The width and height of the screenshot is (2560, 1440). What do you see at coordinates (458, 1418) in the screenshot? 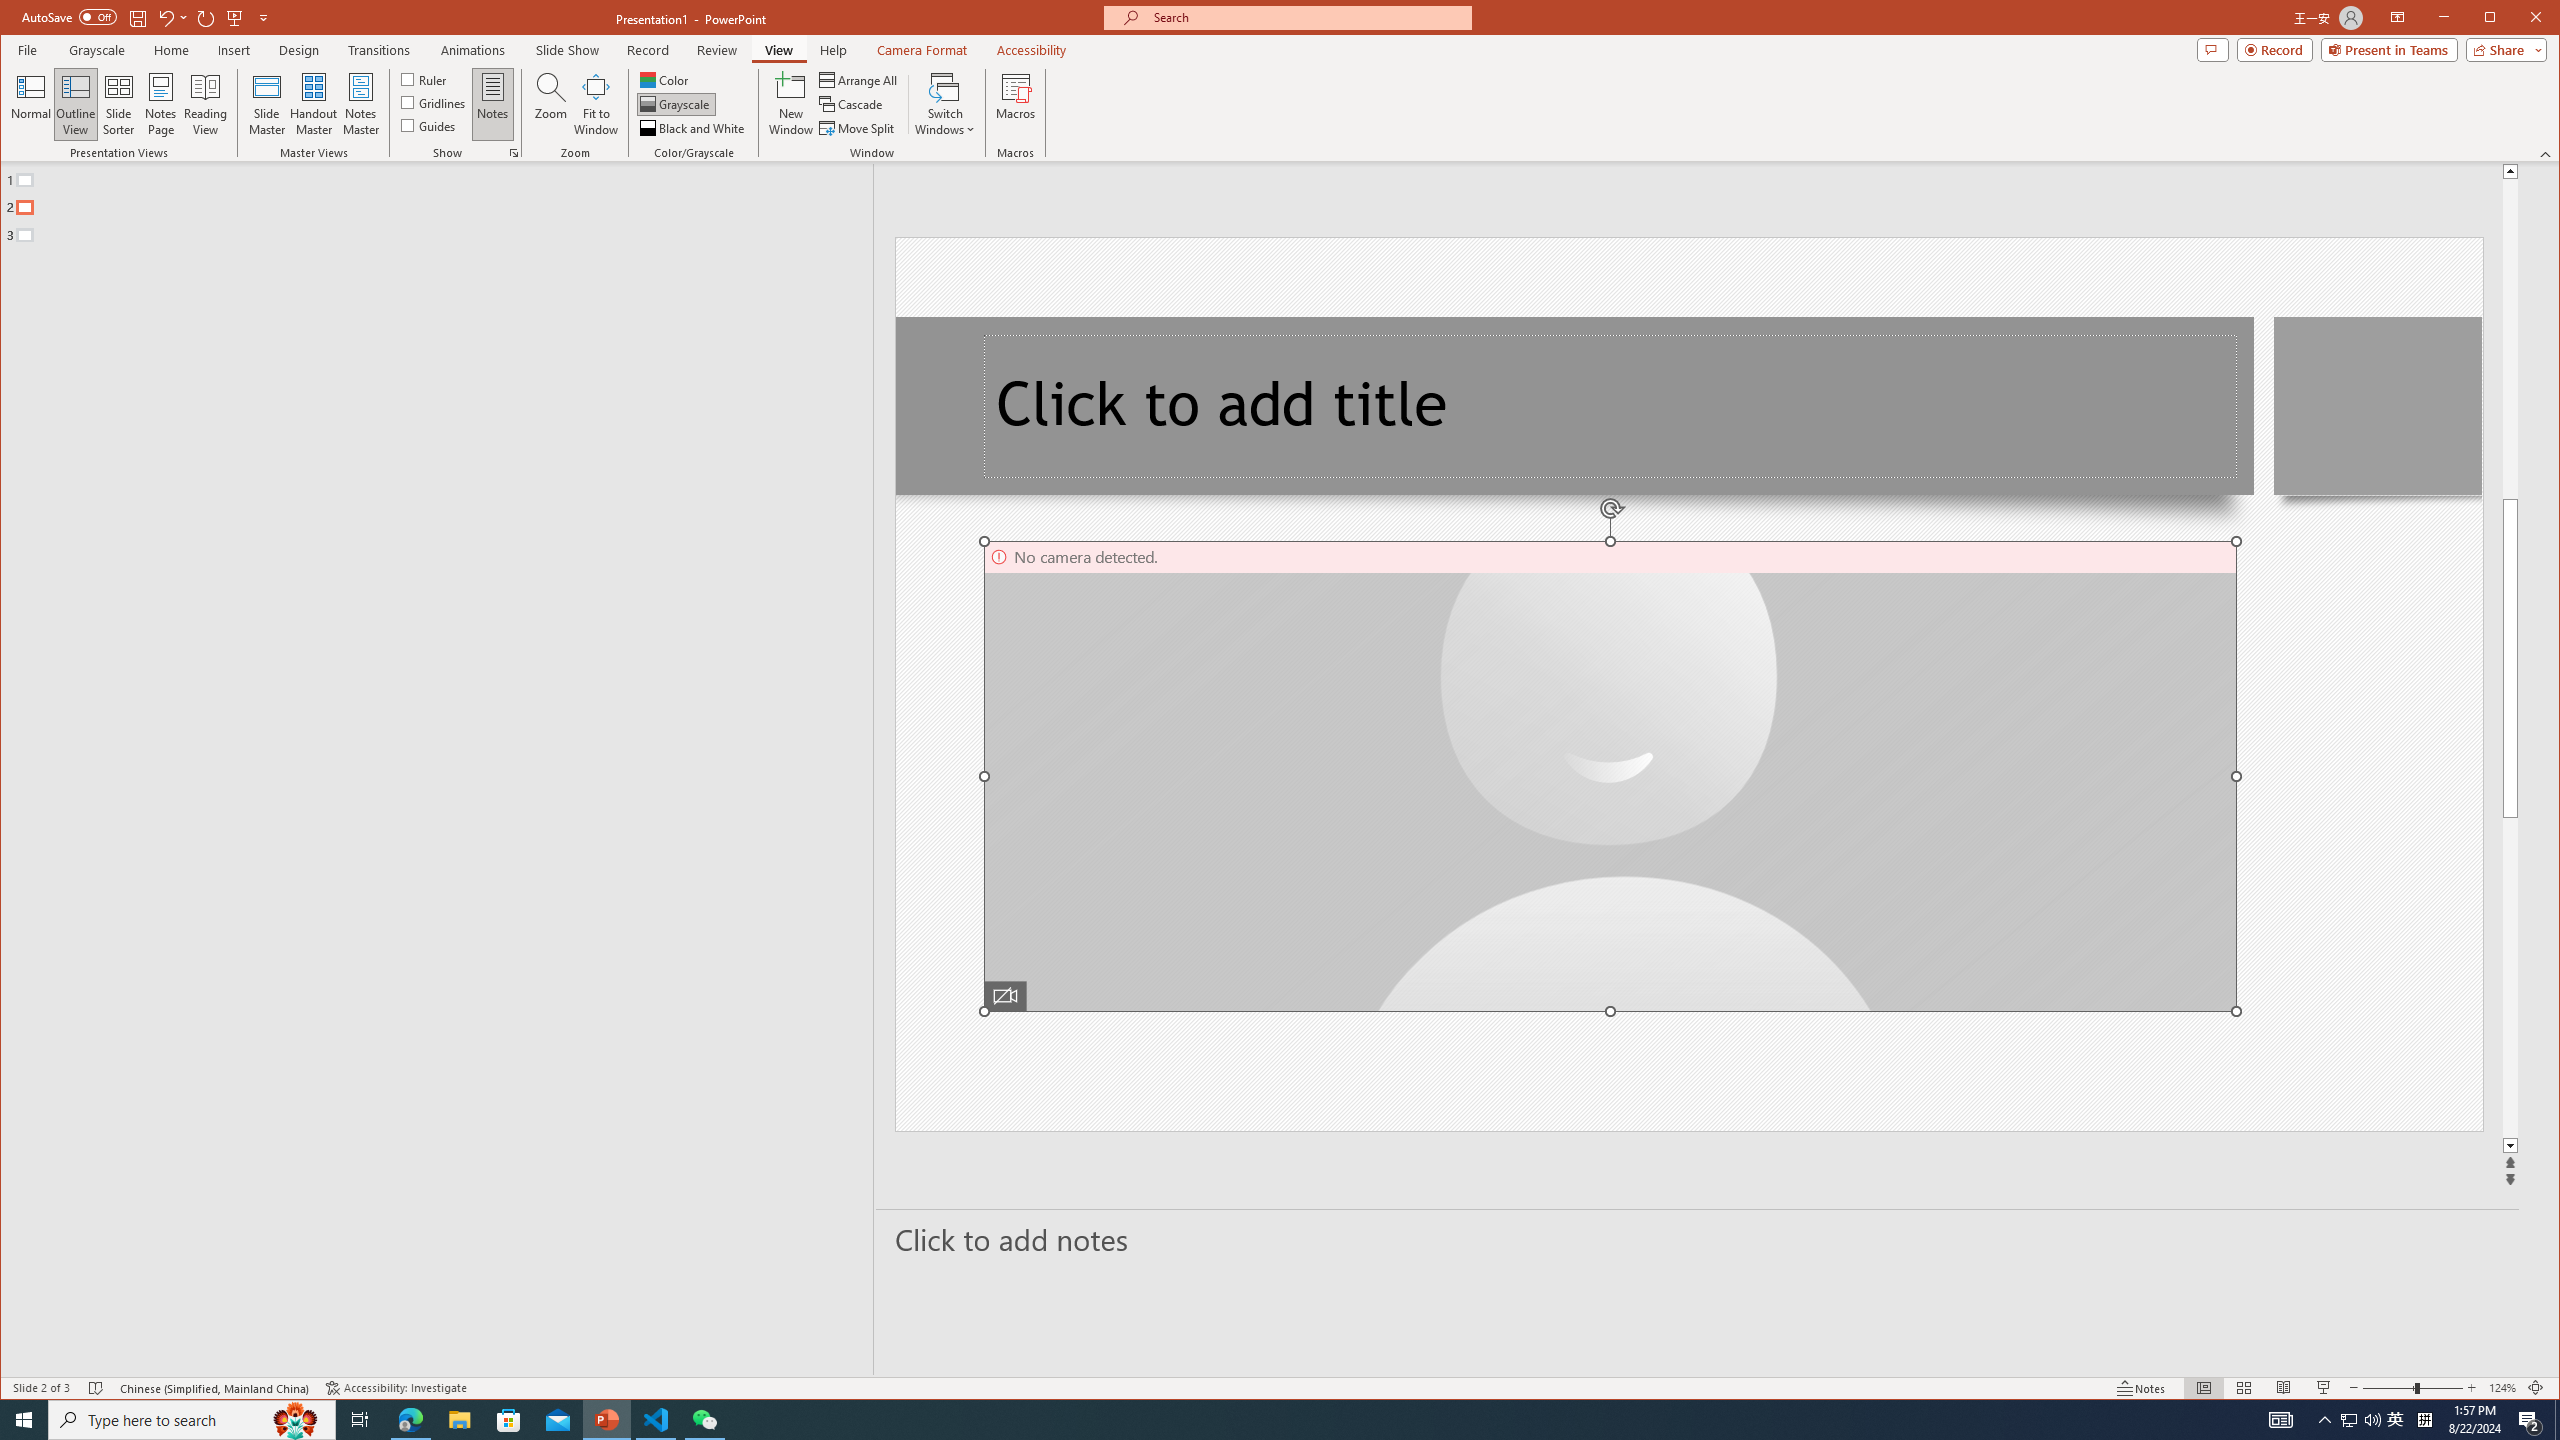
I see `'File Explorer'` at bounding box center [458, 1418].